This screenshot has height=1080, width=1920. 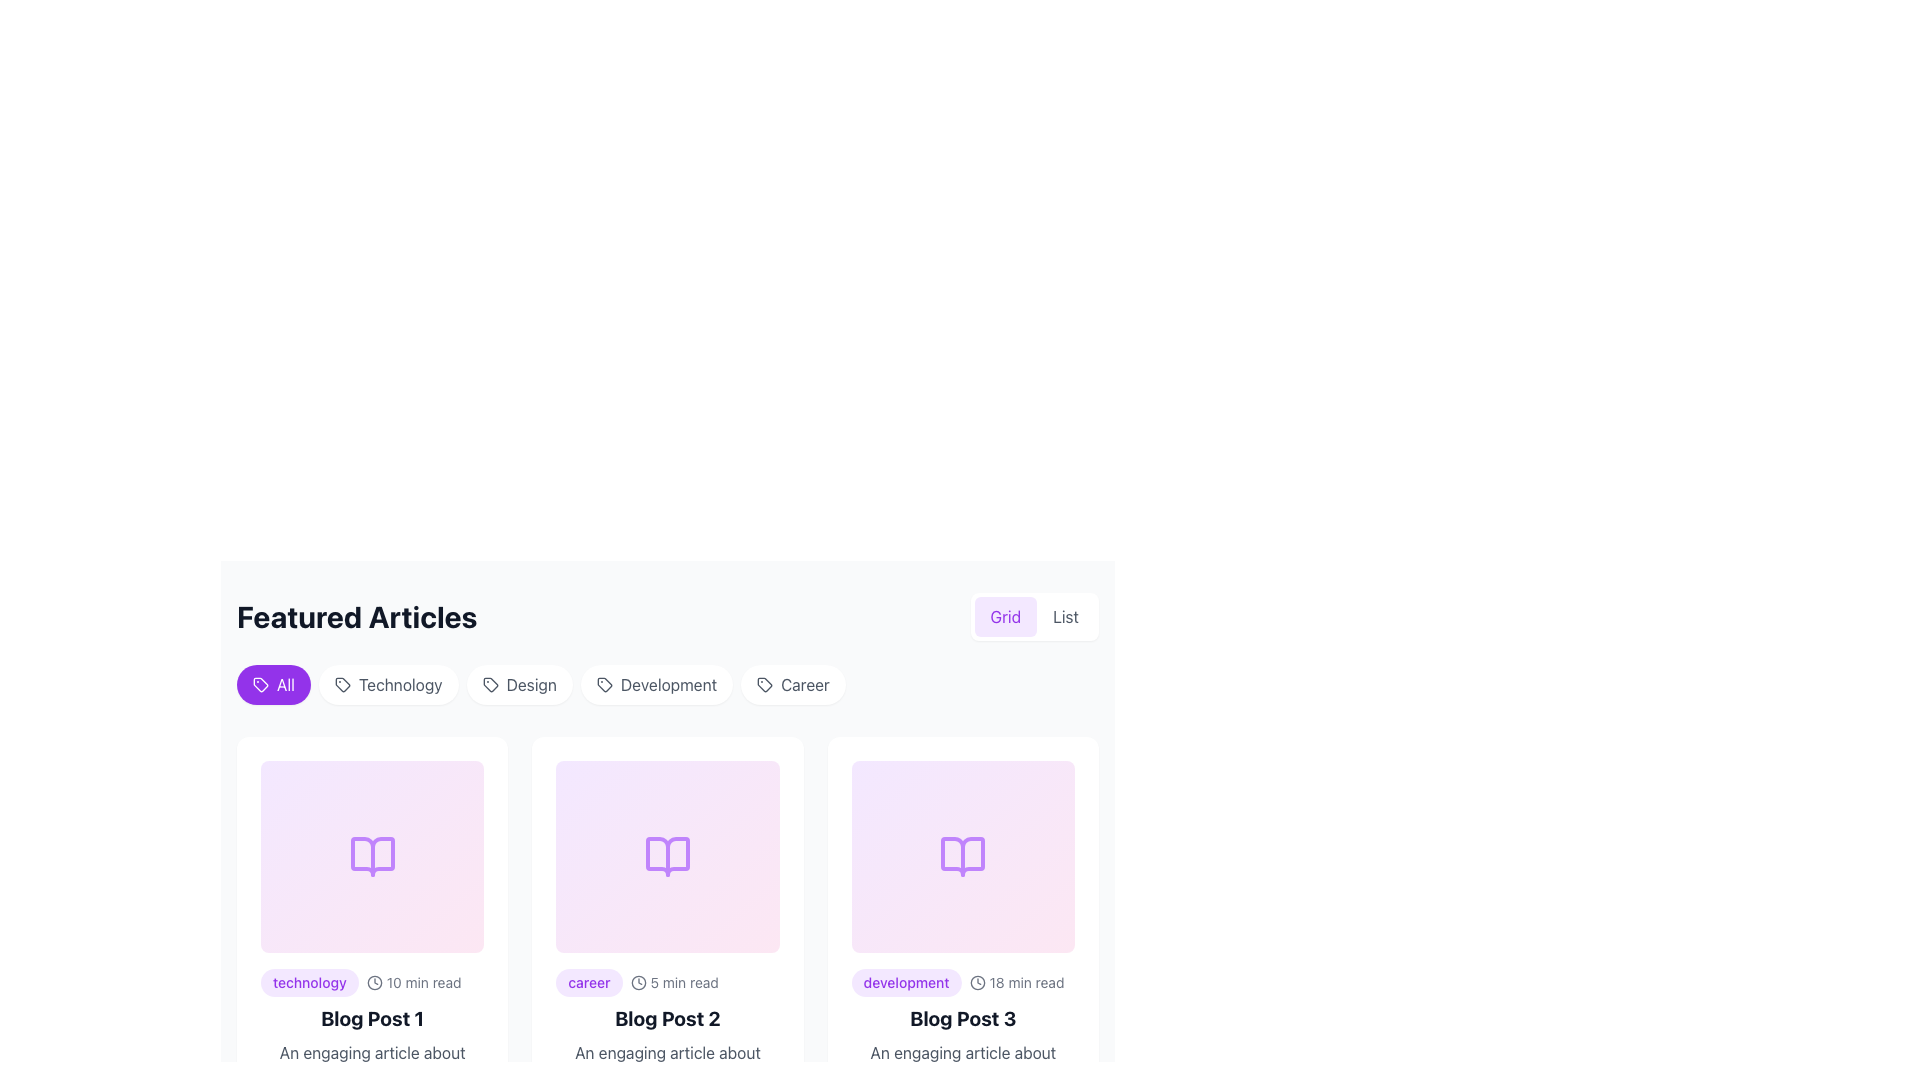 What do you see at coordinates (764, 684) in the screenshot?
I see `the tag-shaped icon next to the 'Career' label in the 'Featured Articles' section of the blog interface` at bounding box center [764, 684].